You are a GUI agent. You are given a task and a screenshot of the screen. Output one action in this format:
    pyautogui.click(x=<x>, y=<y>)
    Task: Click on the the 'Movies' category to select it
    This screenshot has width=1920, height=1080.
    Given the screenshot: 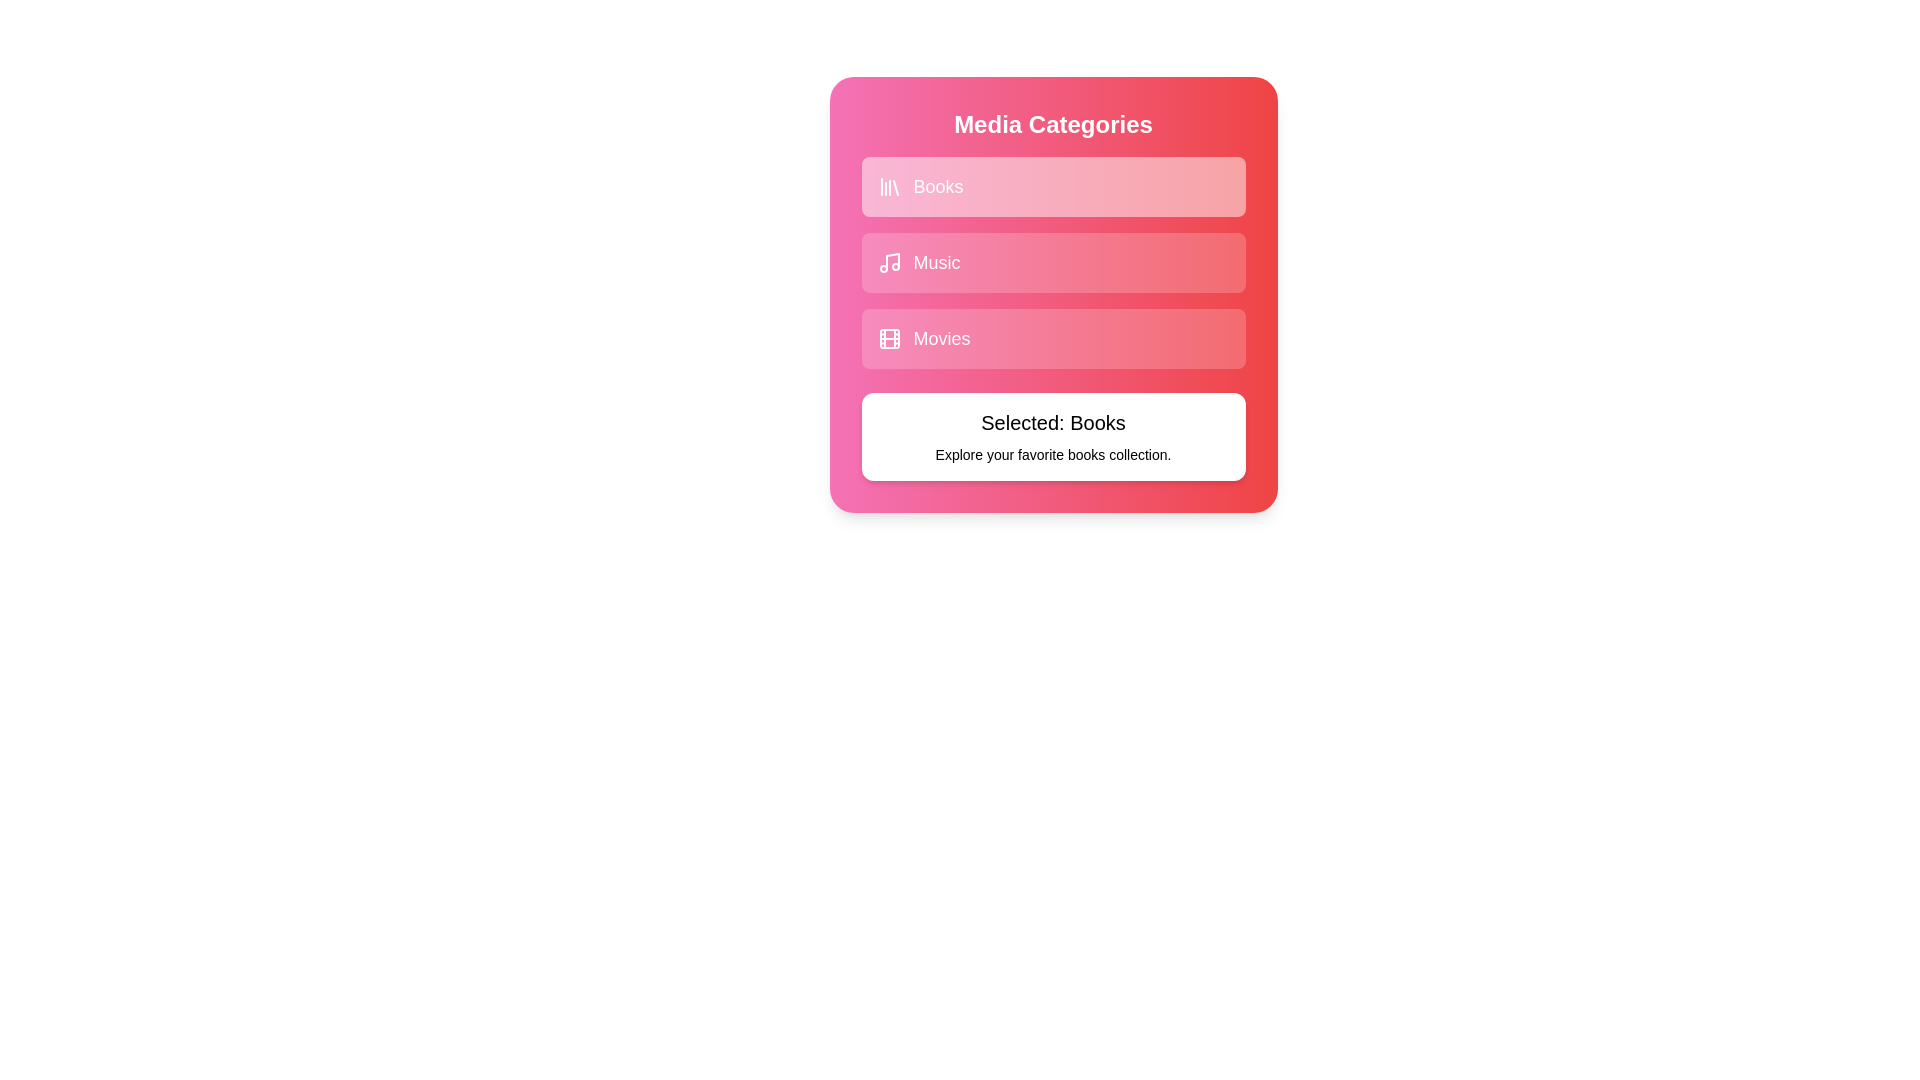 What is the action you would take?
    pyautogui.click(x=1052, y=338)
    